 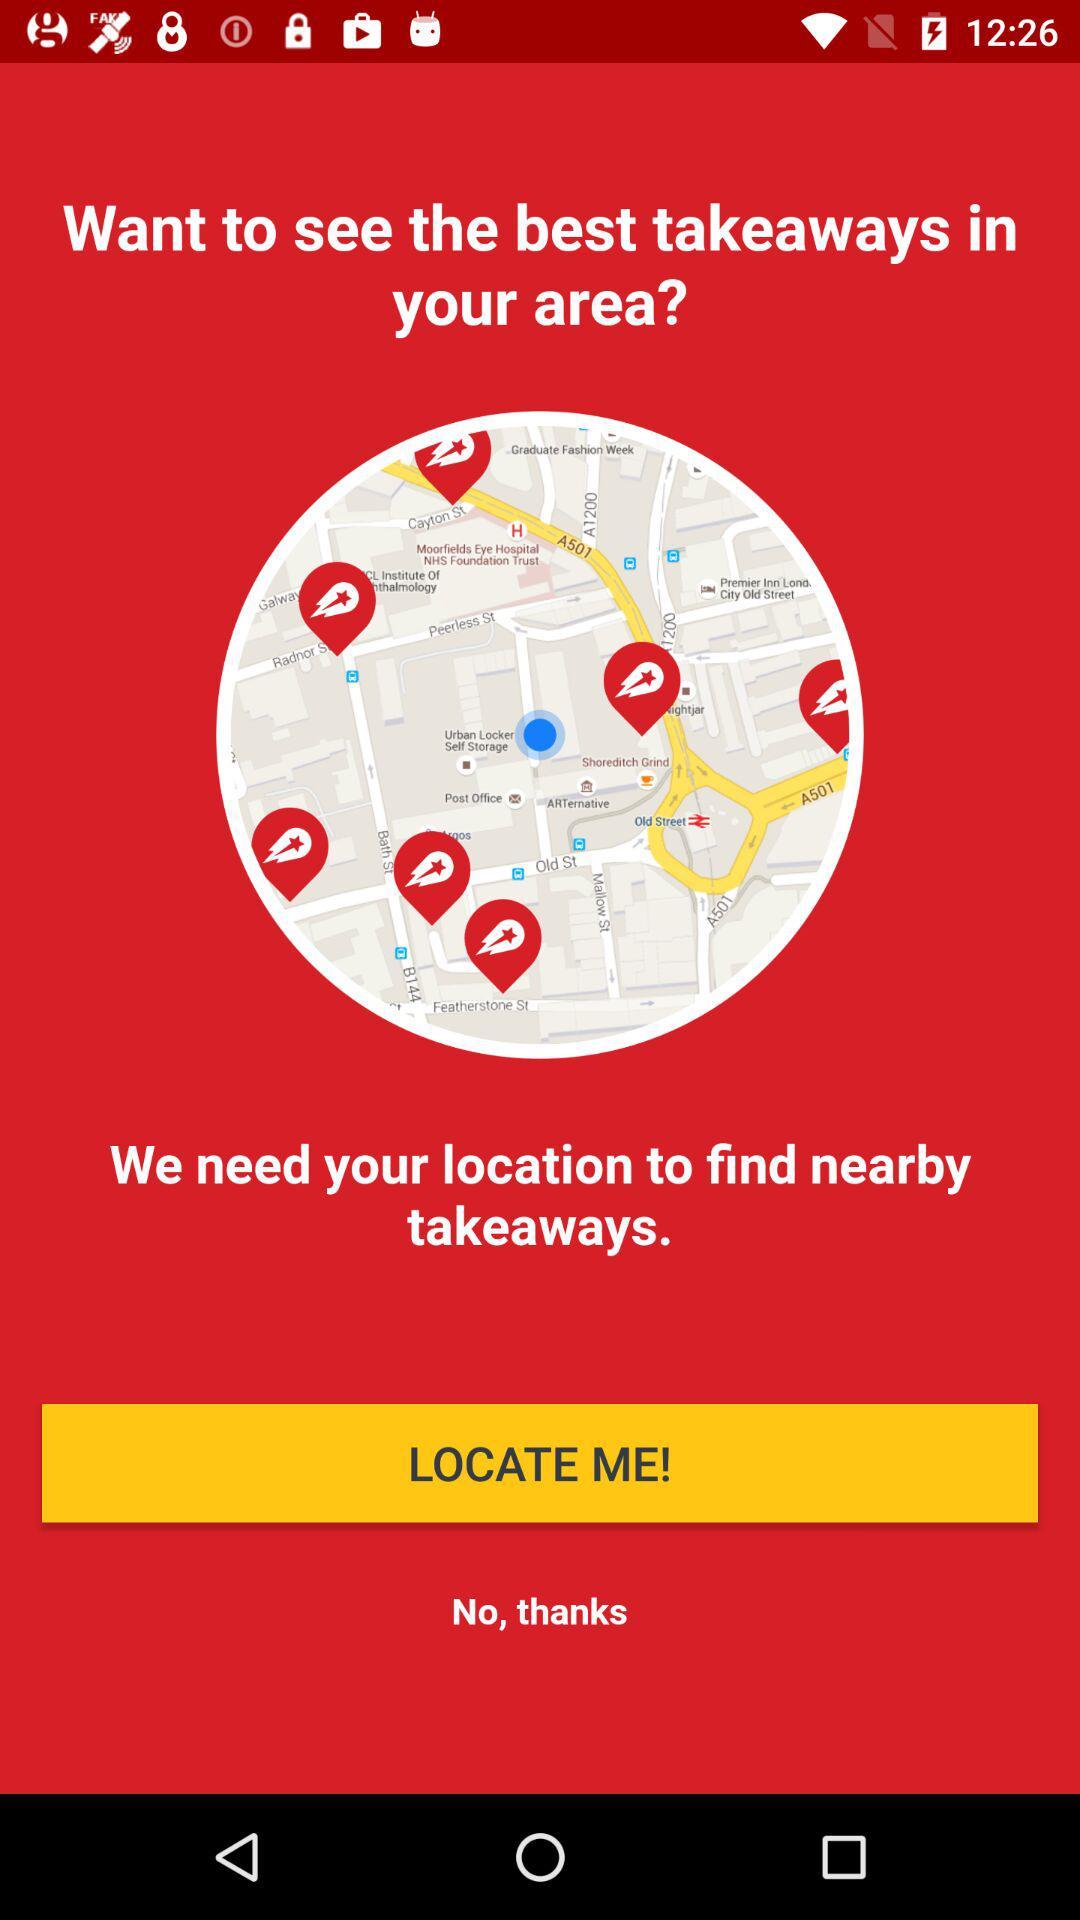 What do you see at coordinates (540, 1463) in the screenshot?
I see `the icon below the we need your item` at bounding box center [540, 1463].